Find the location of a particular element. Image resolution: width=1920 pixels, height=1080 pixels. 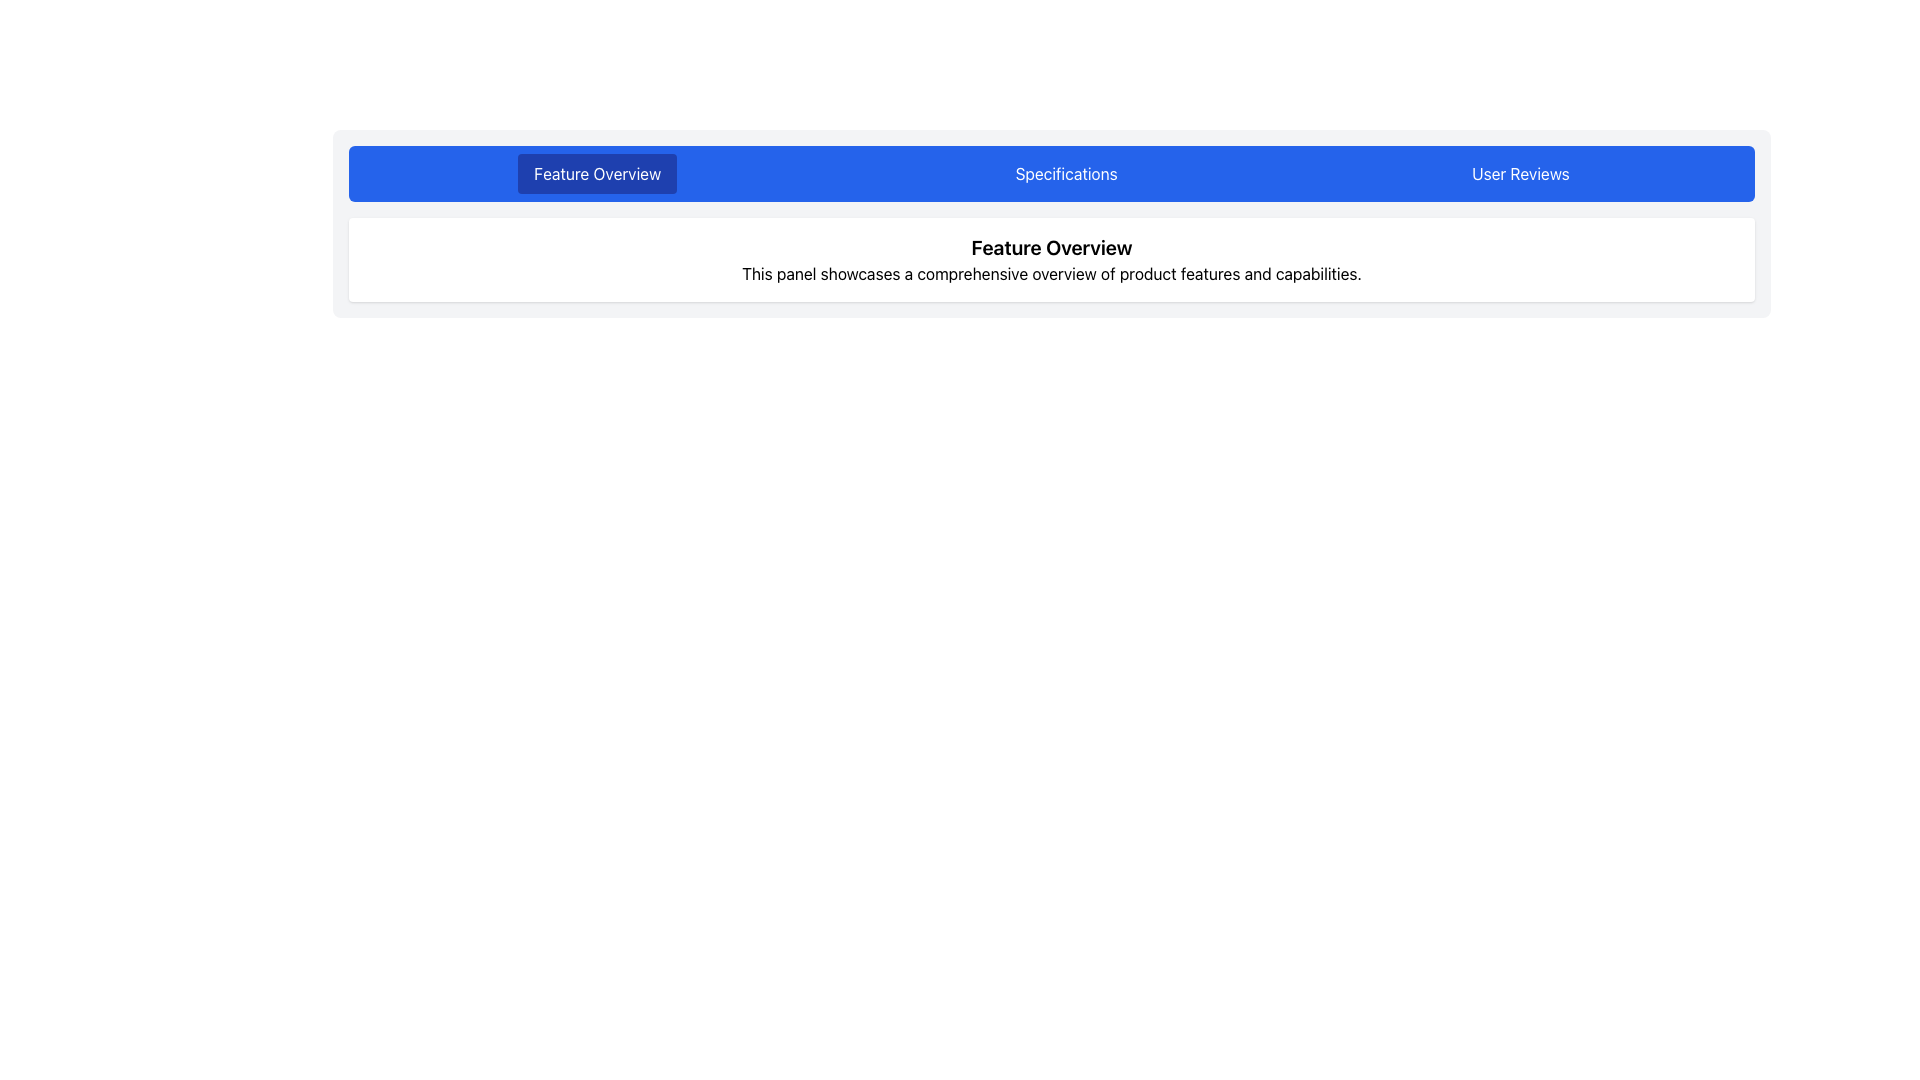

the 'User Reviews' button is located at coordinates (1520, 172).